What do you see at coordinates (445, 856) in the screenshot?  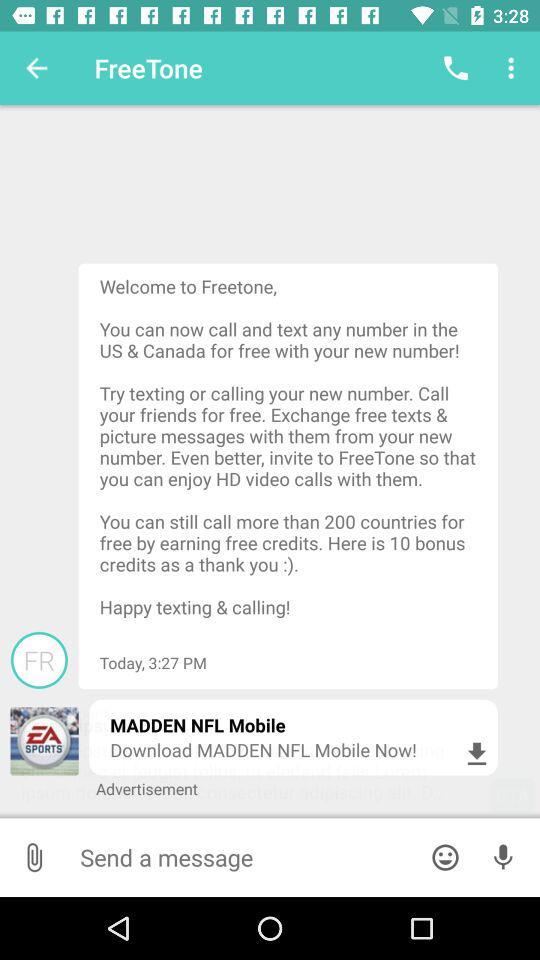 I see `the emoji icon` at bounding box center [445, 856].